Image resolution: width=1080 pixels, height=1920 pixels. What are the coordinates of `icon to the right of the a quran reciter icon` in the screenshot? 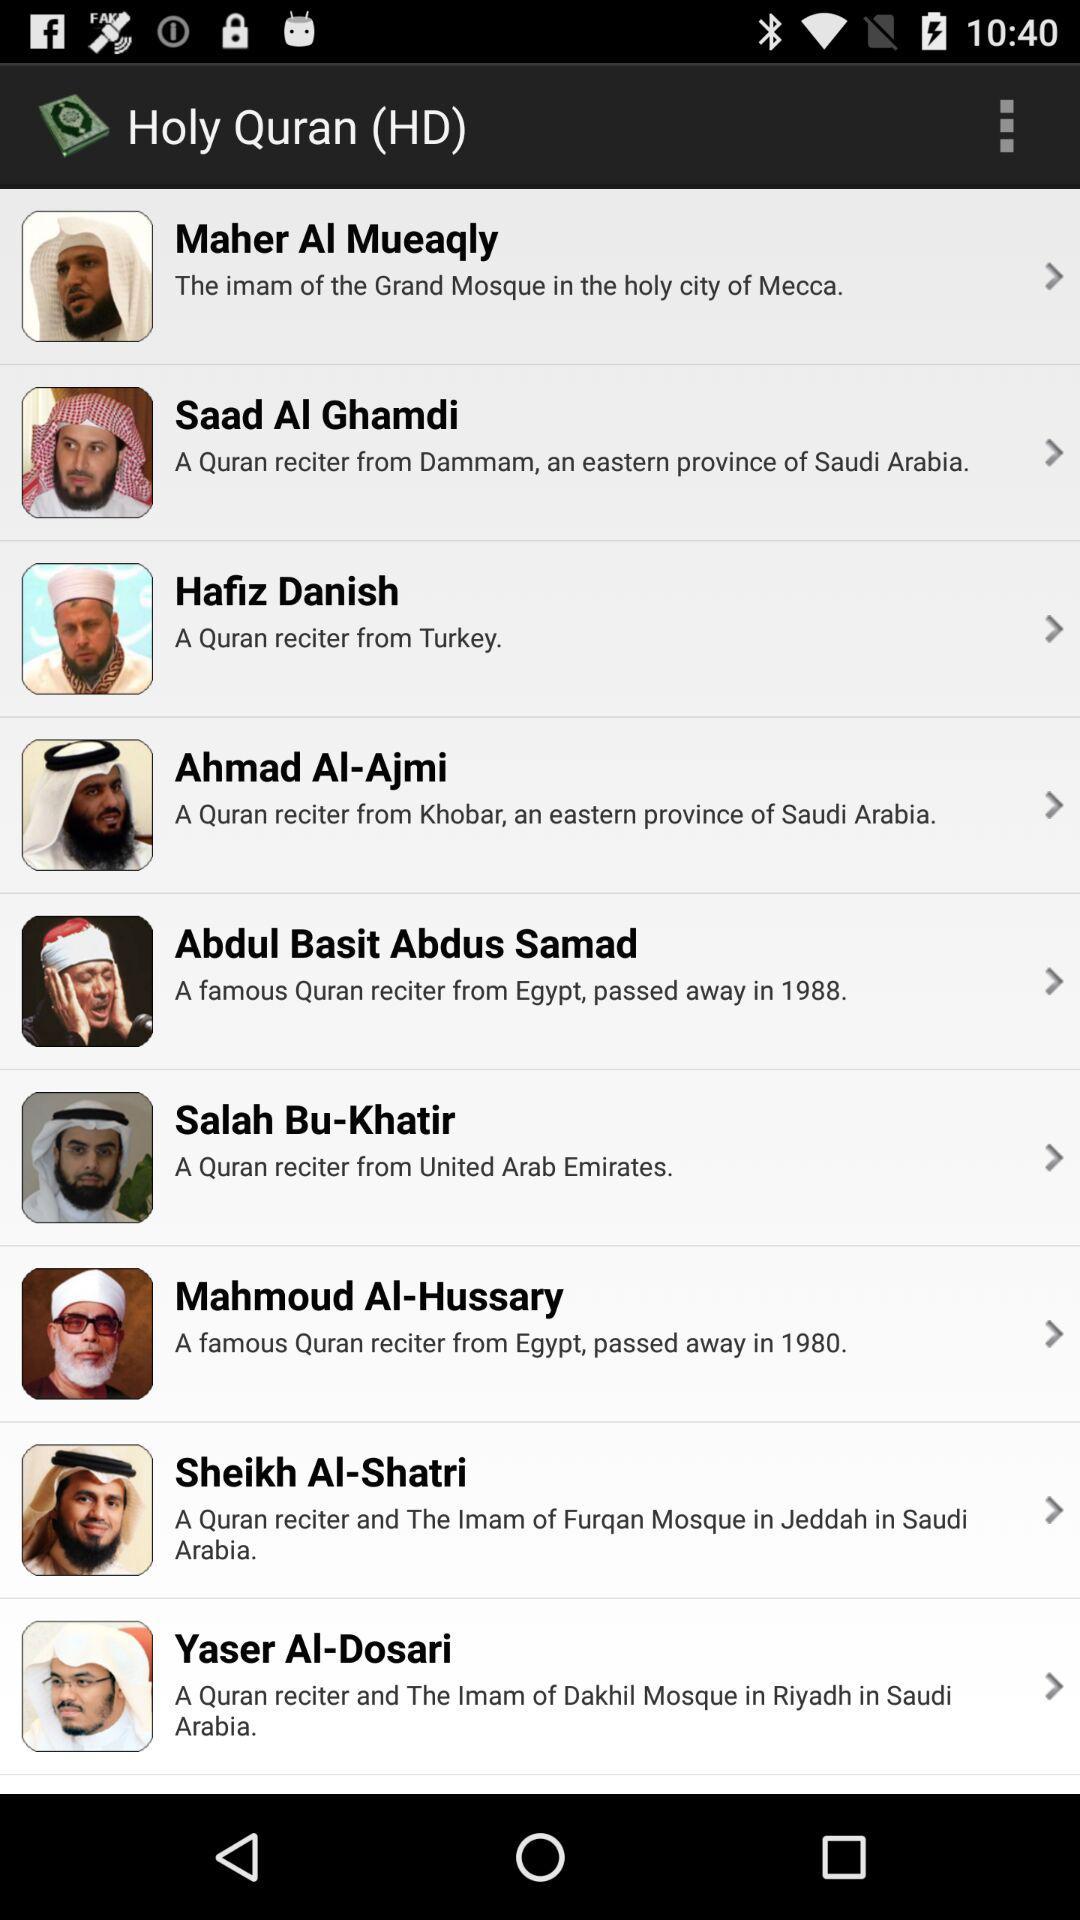 It's located at (1051, 627).